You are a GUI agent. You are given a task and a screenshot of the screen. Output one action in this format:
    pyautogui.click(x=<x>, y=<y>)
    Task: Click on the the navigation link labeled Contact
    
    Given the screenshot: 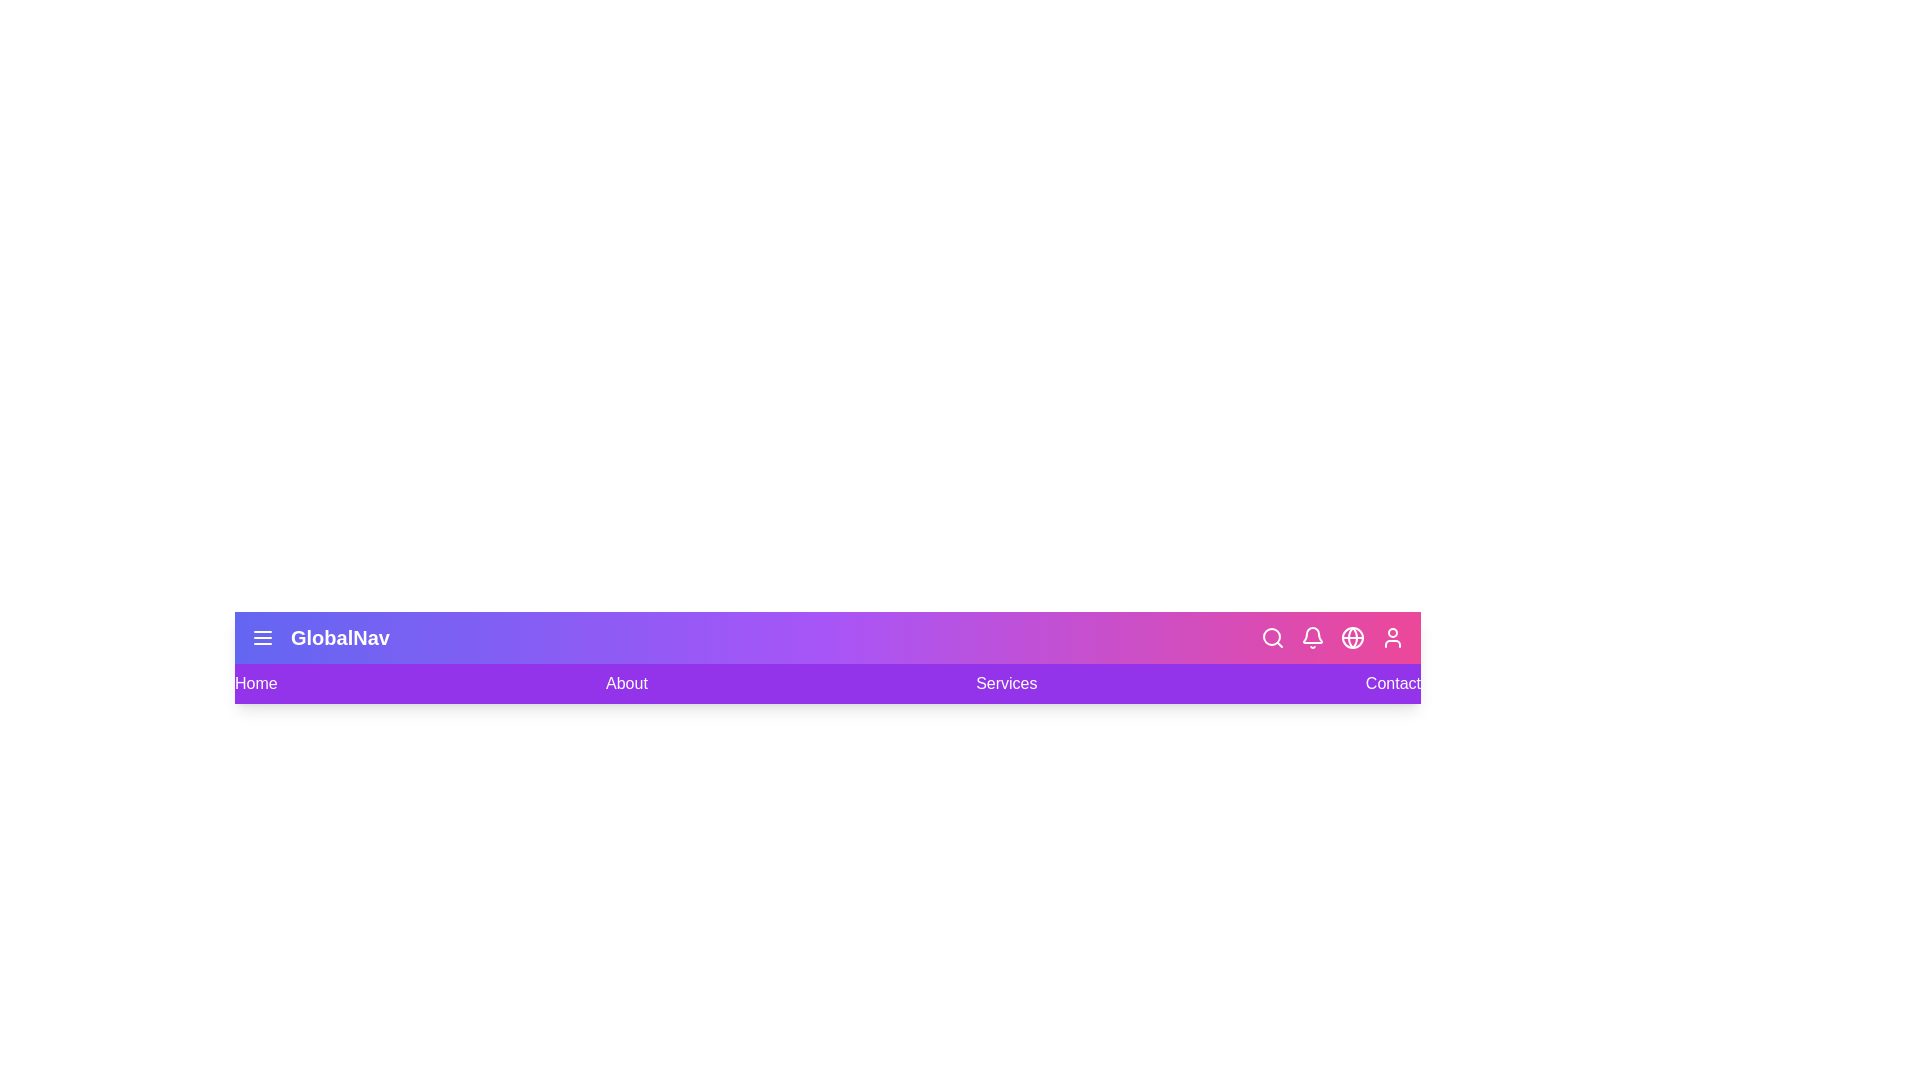 What is the action you would take?
    pyautogui.click(x=1391, y=682)
    